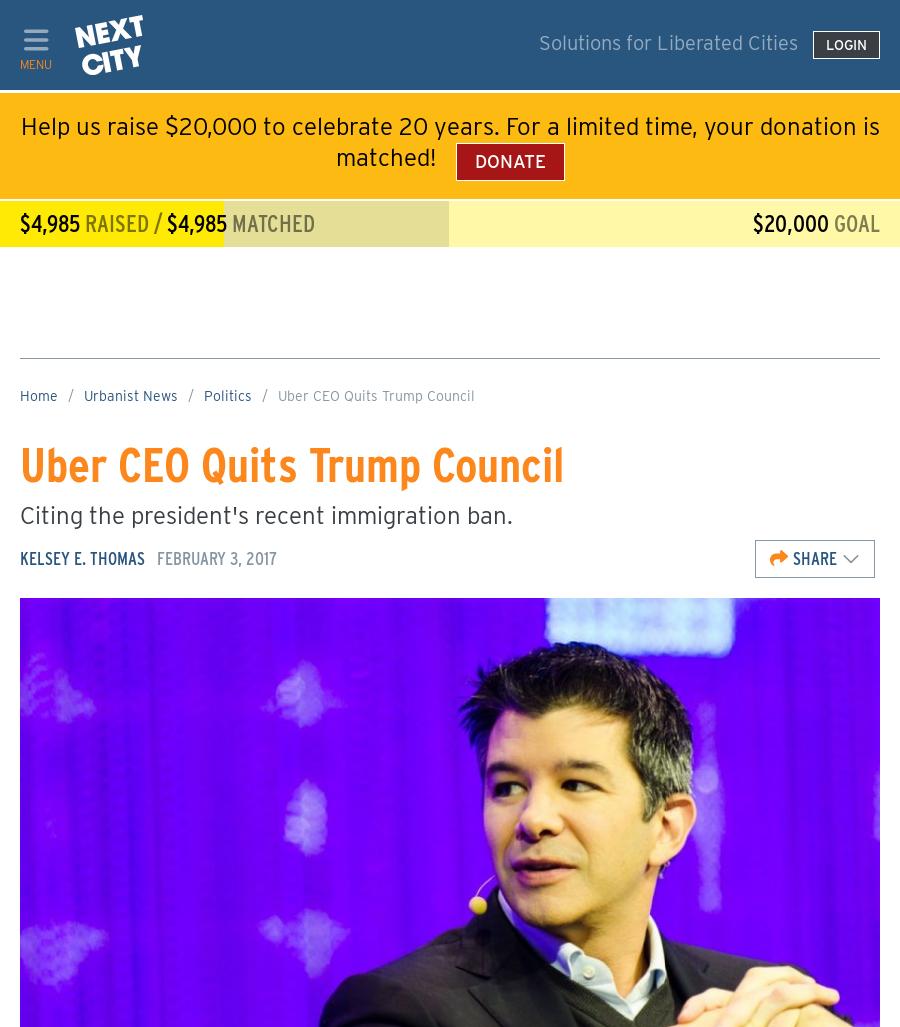 Image resolution: width=900 pixels, height=1027 pixels. Describe the element at coordinates (126, 222) in the screenshot. I see `'raised /'` at that location.